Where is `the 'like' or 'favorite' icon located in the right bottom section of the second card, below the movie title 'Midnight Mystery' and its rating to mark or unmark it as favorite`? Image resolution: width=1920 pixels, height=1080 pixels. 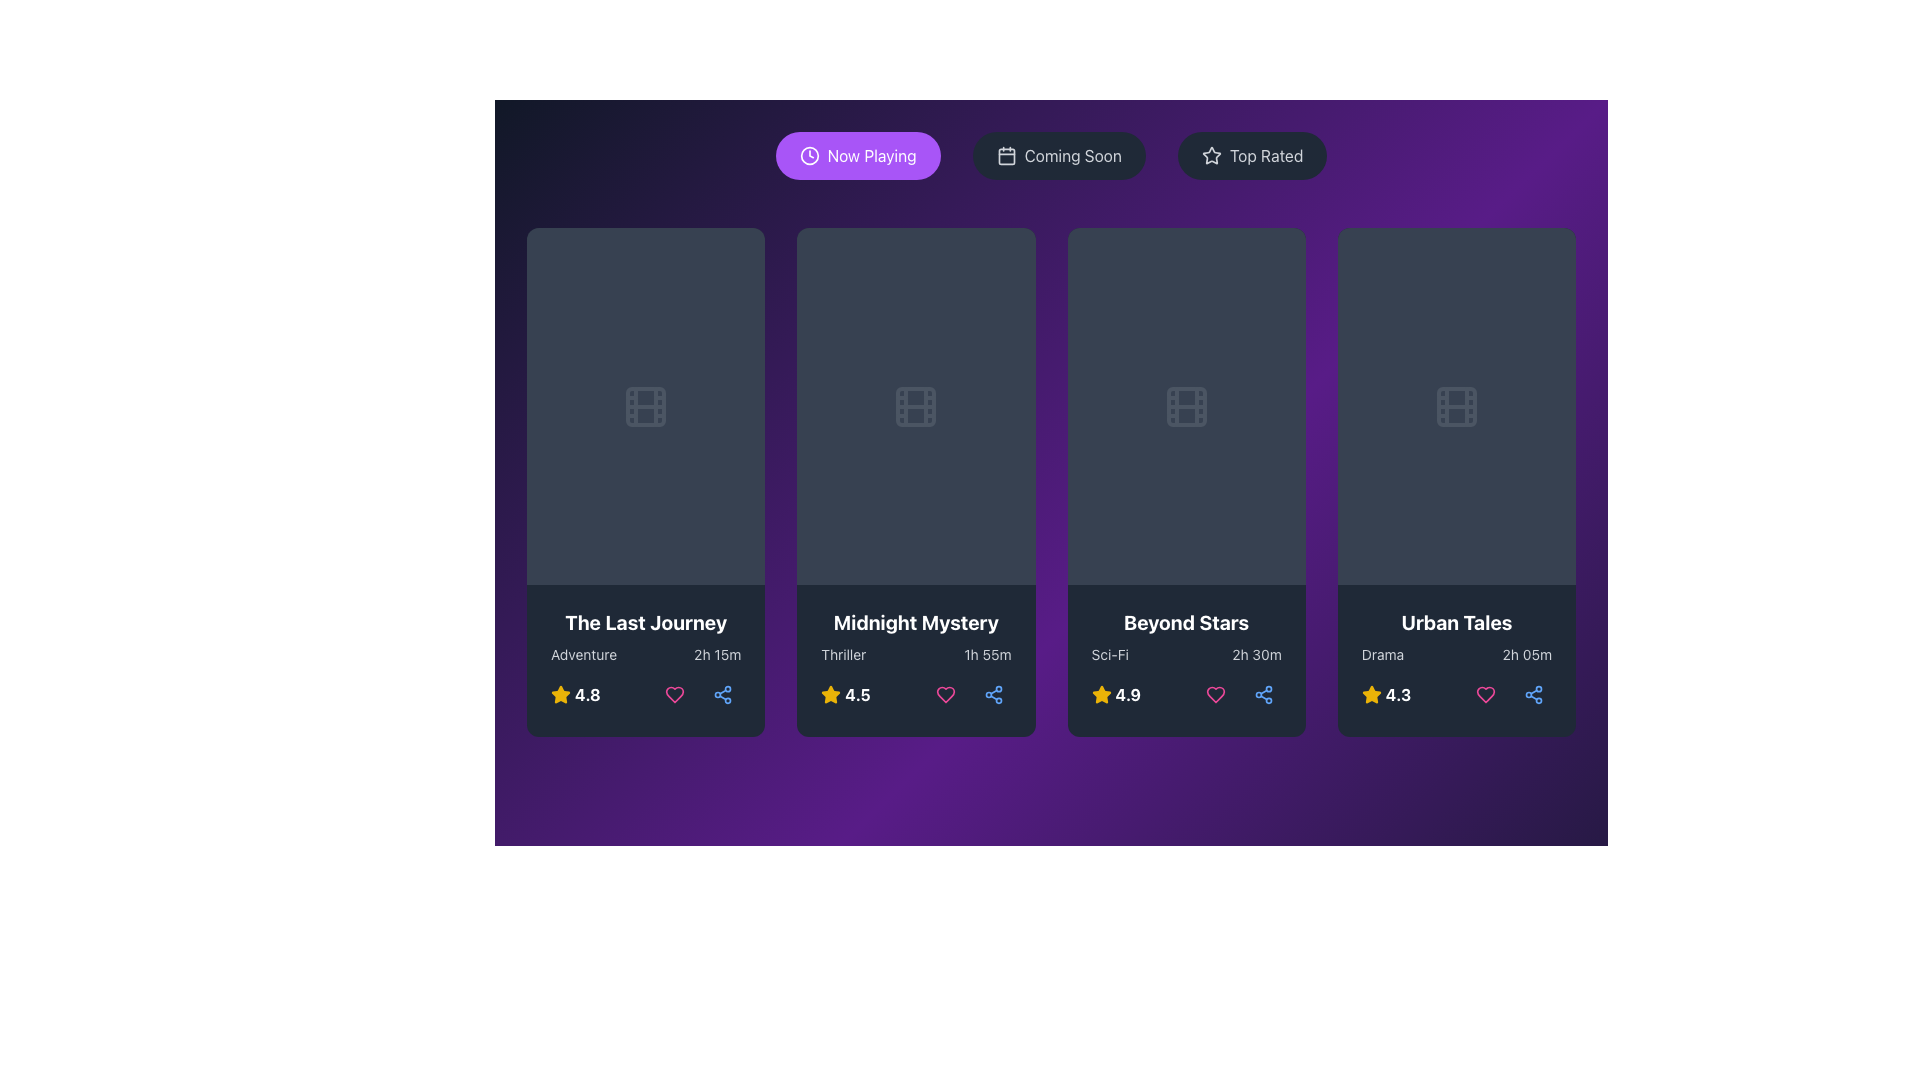 the 'like' or 'favorite' icon located in the right bottom section of the second card, below the movie title 'Midnight Mystery' and its rating to mark or unmark it as favorite is located at coordinates (944, 694).